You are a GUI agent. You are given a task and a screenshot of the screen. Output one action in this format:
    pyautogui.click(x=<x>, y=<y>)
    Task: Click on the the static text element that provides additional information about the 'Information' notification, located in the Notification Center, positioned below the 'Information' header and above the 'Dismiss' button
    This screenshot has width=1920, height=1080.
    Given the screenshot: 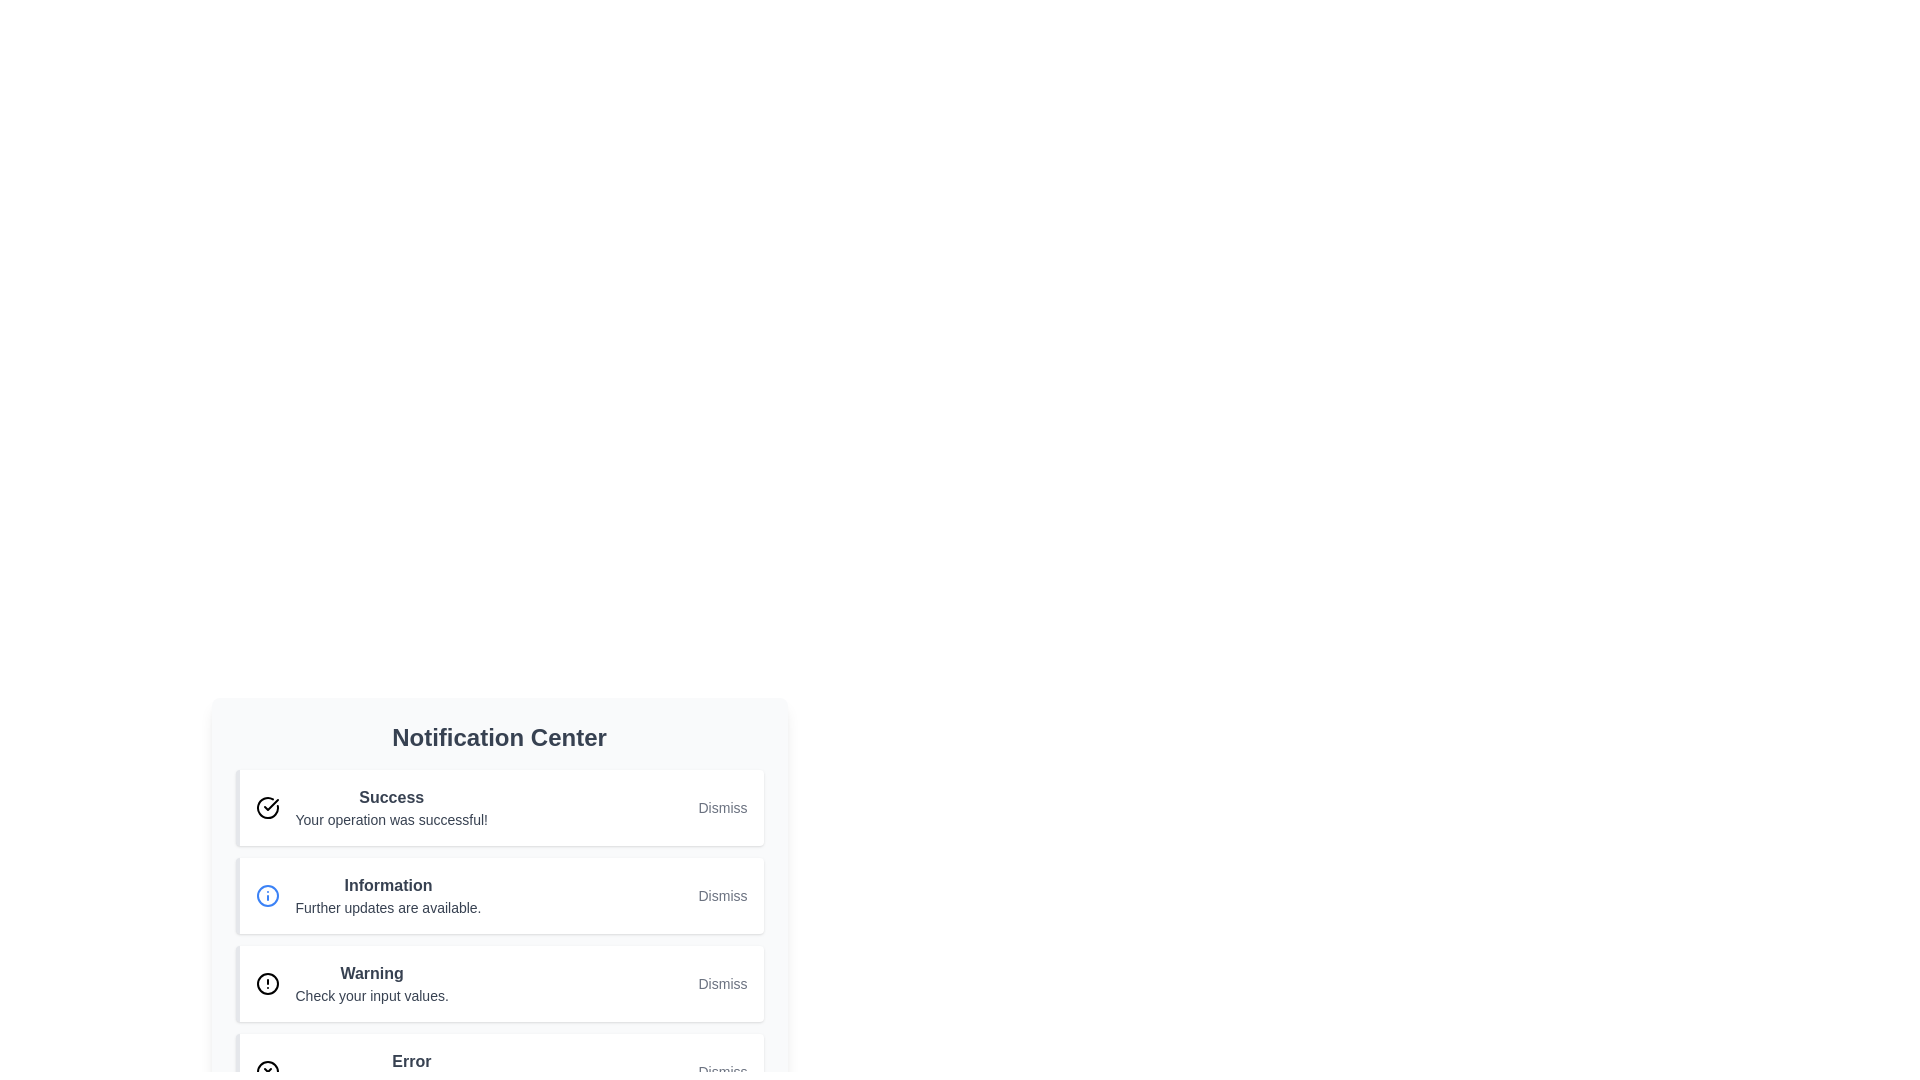 What is the action you would take?
    pyautogui.click(x=388, y=907)
    